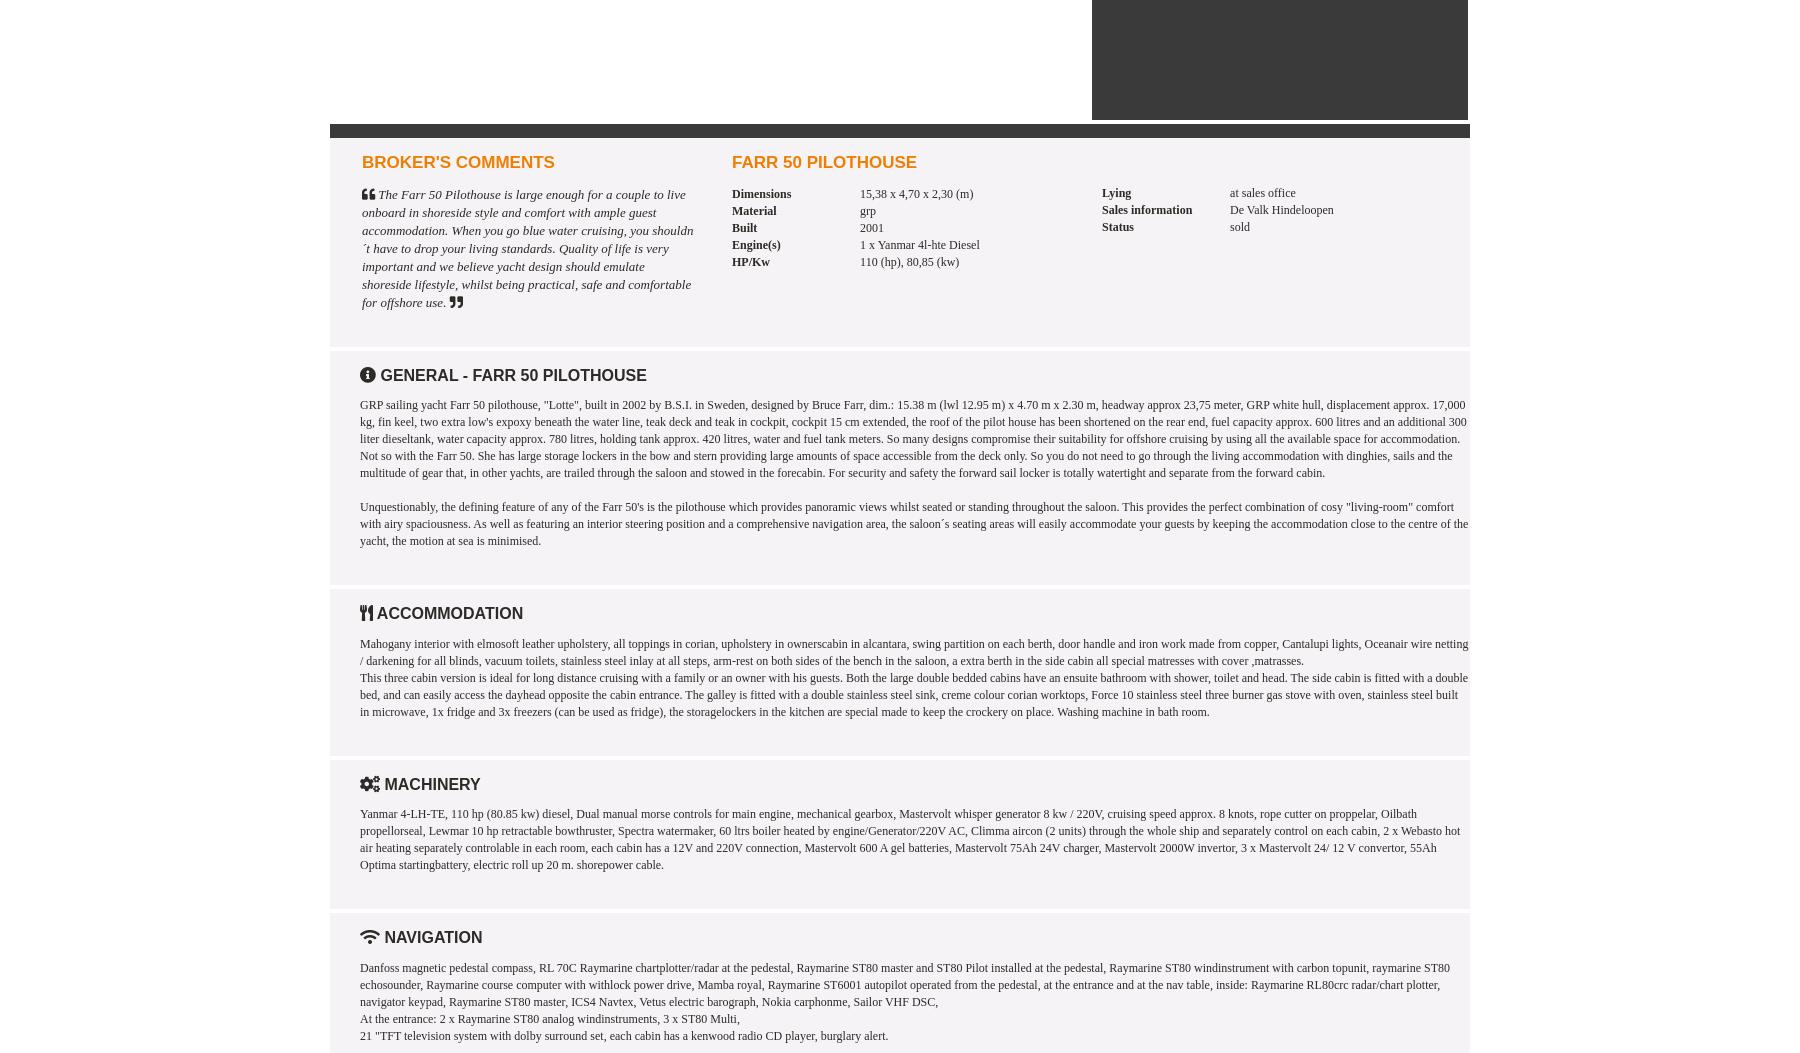 Image resolution: width=1800 pixels, height=1053 pixels. I want to click on 'Yanmar 4-LH-TE, 110 hp (80.85 kw) diesel, Dual manual morse controls for main engine,  mechanical gearbox, Mastervolt whisper generator 8 kw / 220V, cruising speed approx. 8 knots, rope cutter on proppelar, Oilbath propellorseal, Lewmar 10 hp retractable bowthruster, Spectra watermaker, 60 ltrs boiler heated by engine/Generator/220V AC,   Climma aircon (2 units) through the whole ship and separately control on each cabin, 2 x Webasto hot air heating separately controlable in each room, each cabin has a 12V and 220V connection, Mastervolt 600 A gel batteries, Mastervolt 75Ah 24V charger, Mastervolt 2000W invertor, 3 x Mastervolt 24/ 12 V convertor, 55Ah Optima startingbattery, electric roll up 20 m. shorepower cable.', so click(360, 838).